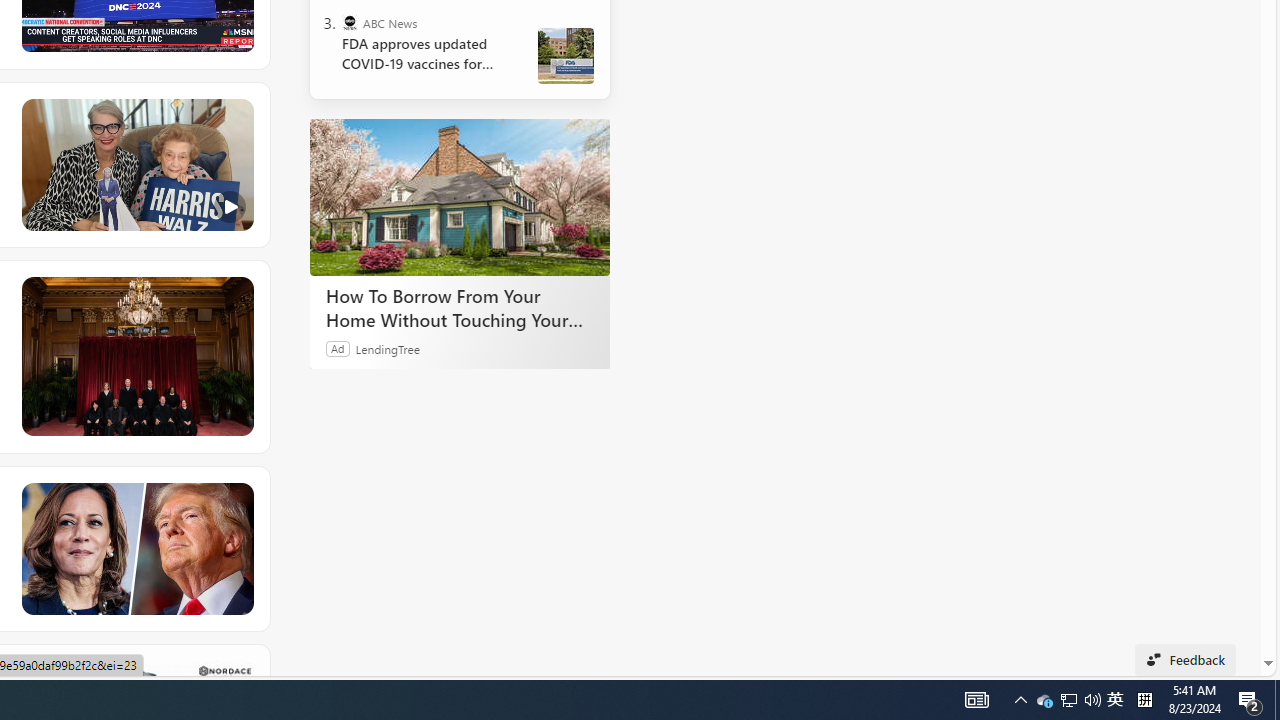 Image resolution: width=1280 pixels, height=720 pixels. Describe the element at coordinates (350, 23) in the screenshot. I see `'ABC News'` at that location.